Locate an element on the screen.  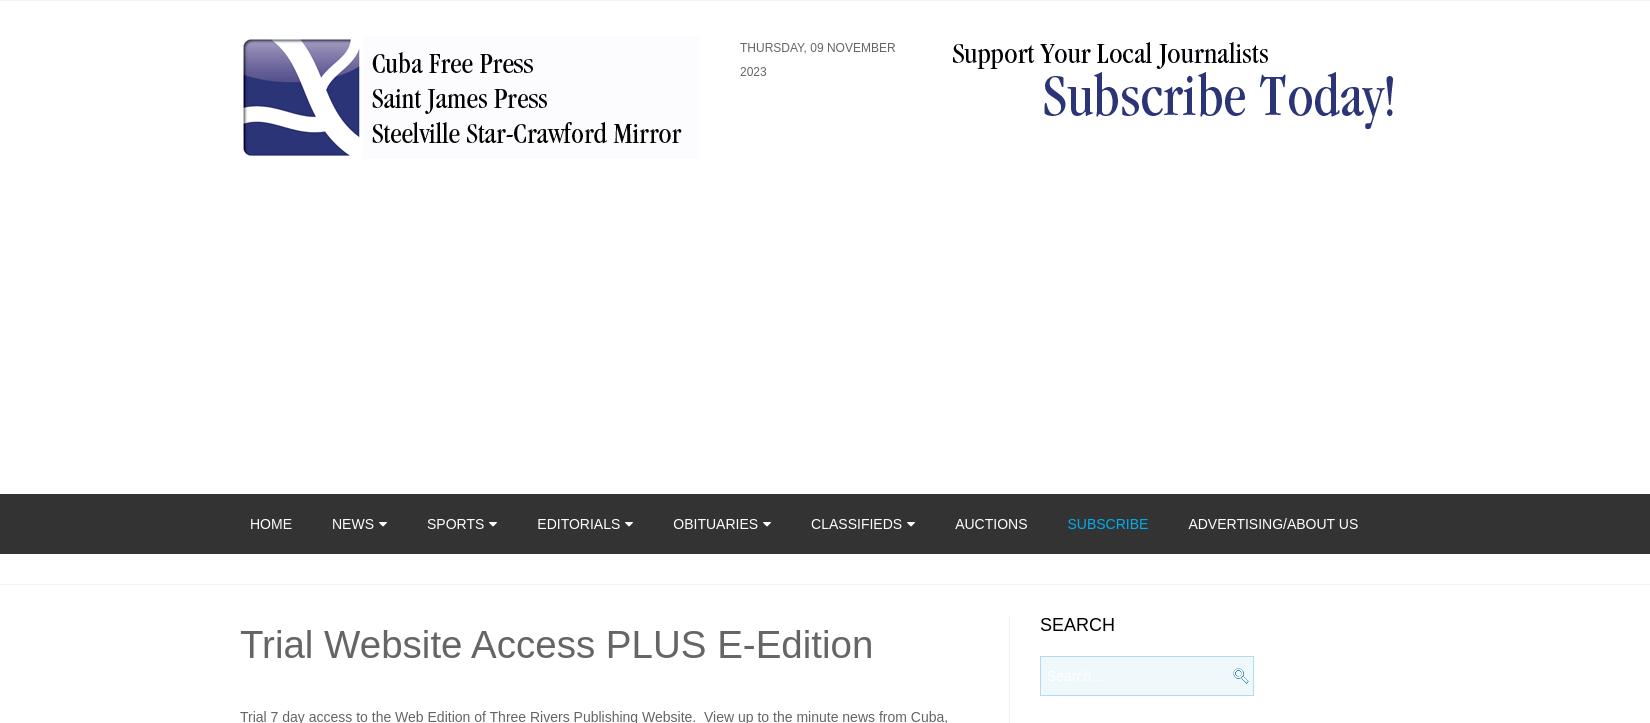
'Home' is located at coordinates (270, 523).